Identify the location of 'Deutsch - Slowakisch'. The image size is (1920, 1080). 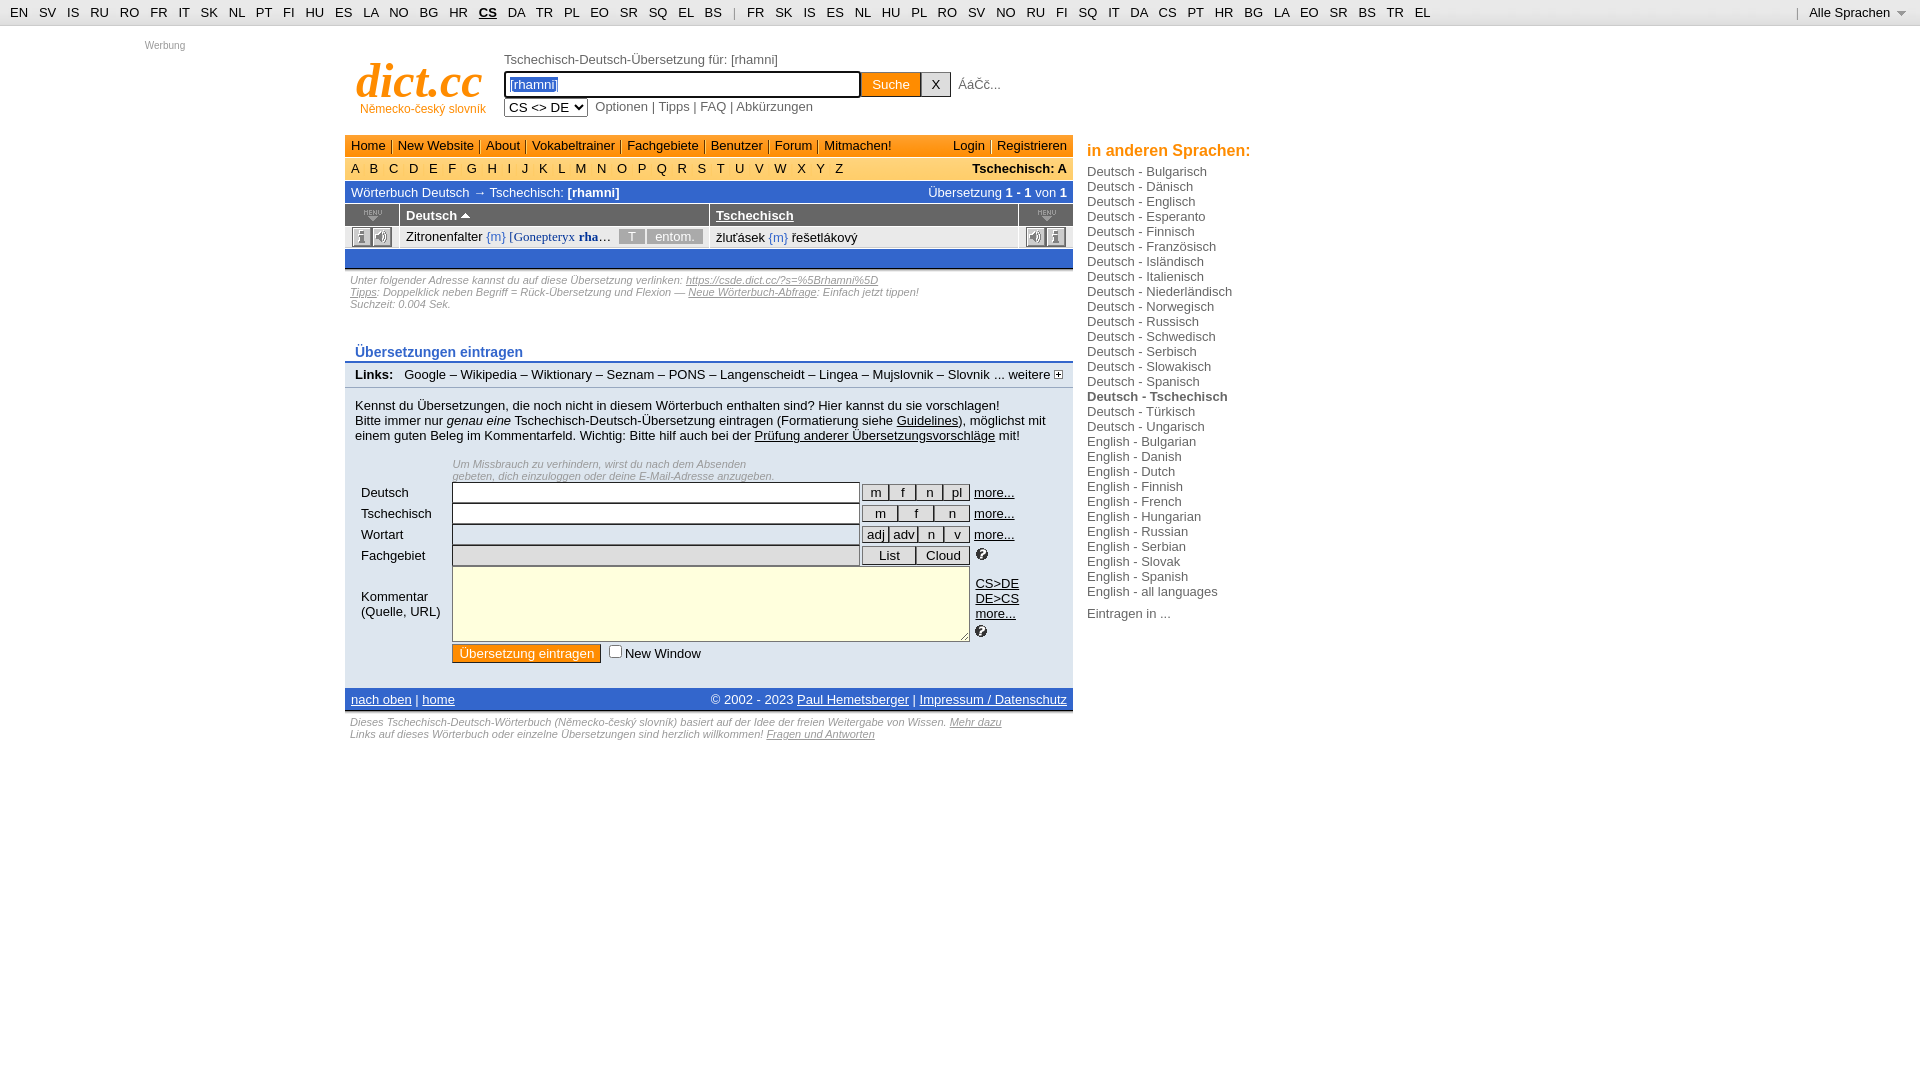
(1148, 366).